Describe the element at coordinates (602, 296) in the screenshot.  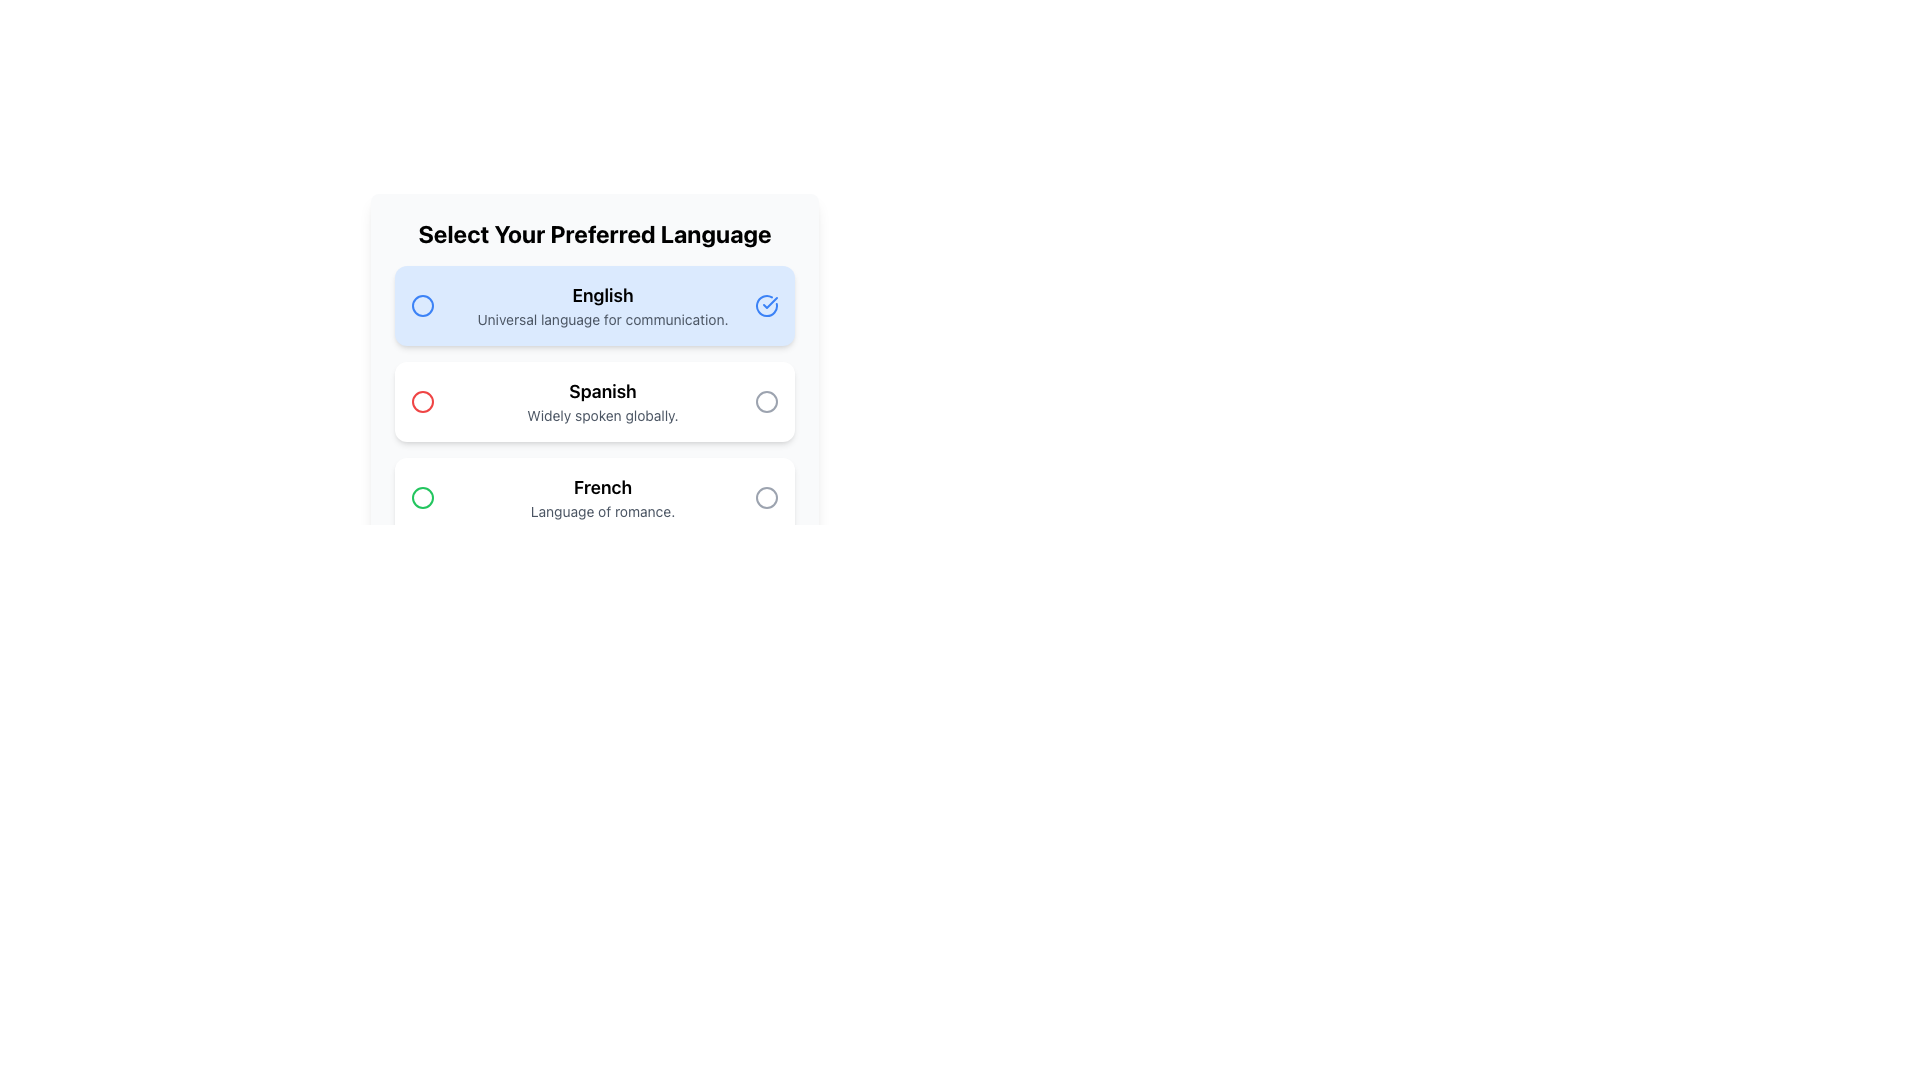
I see `the bold 'English' static text element, which is the title of the first section in a vertically stacked list and highlighted with a light blue background` at that location.